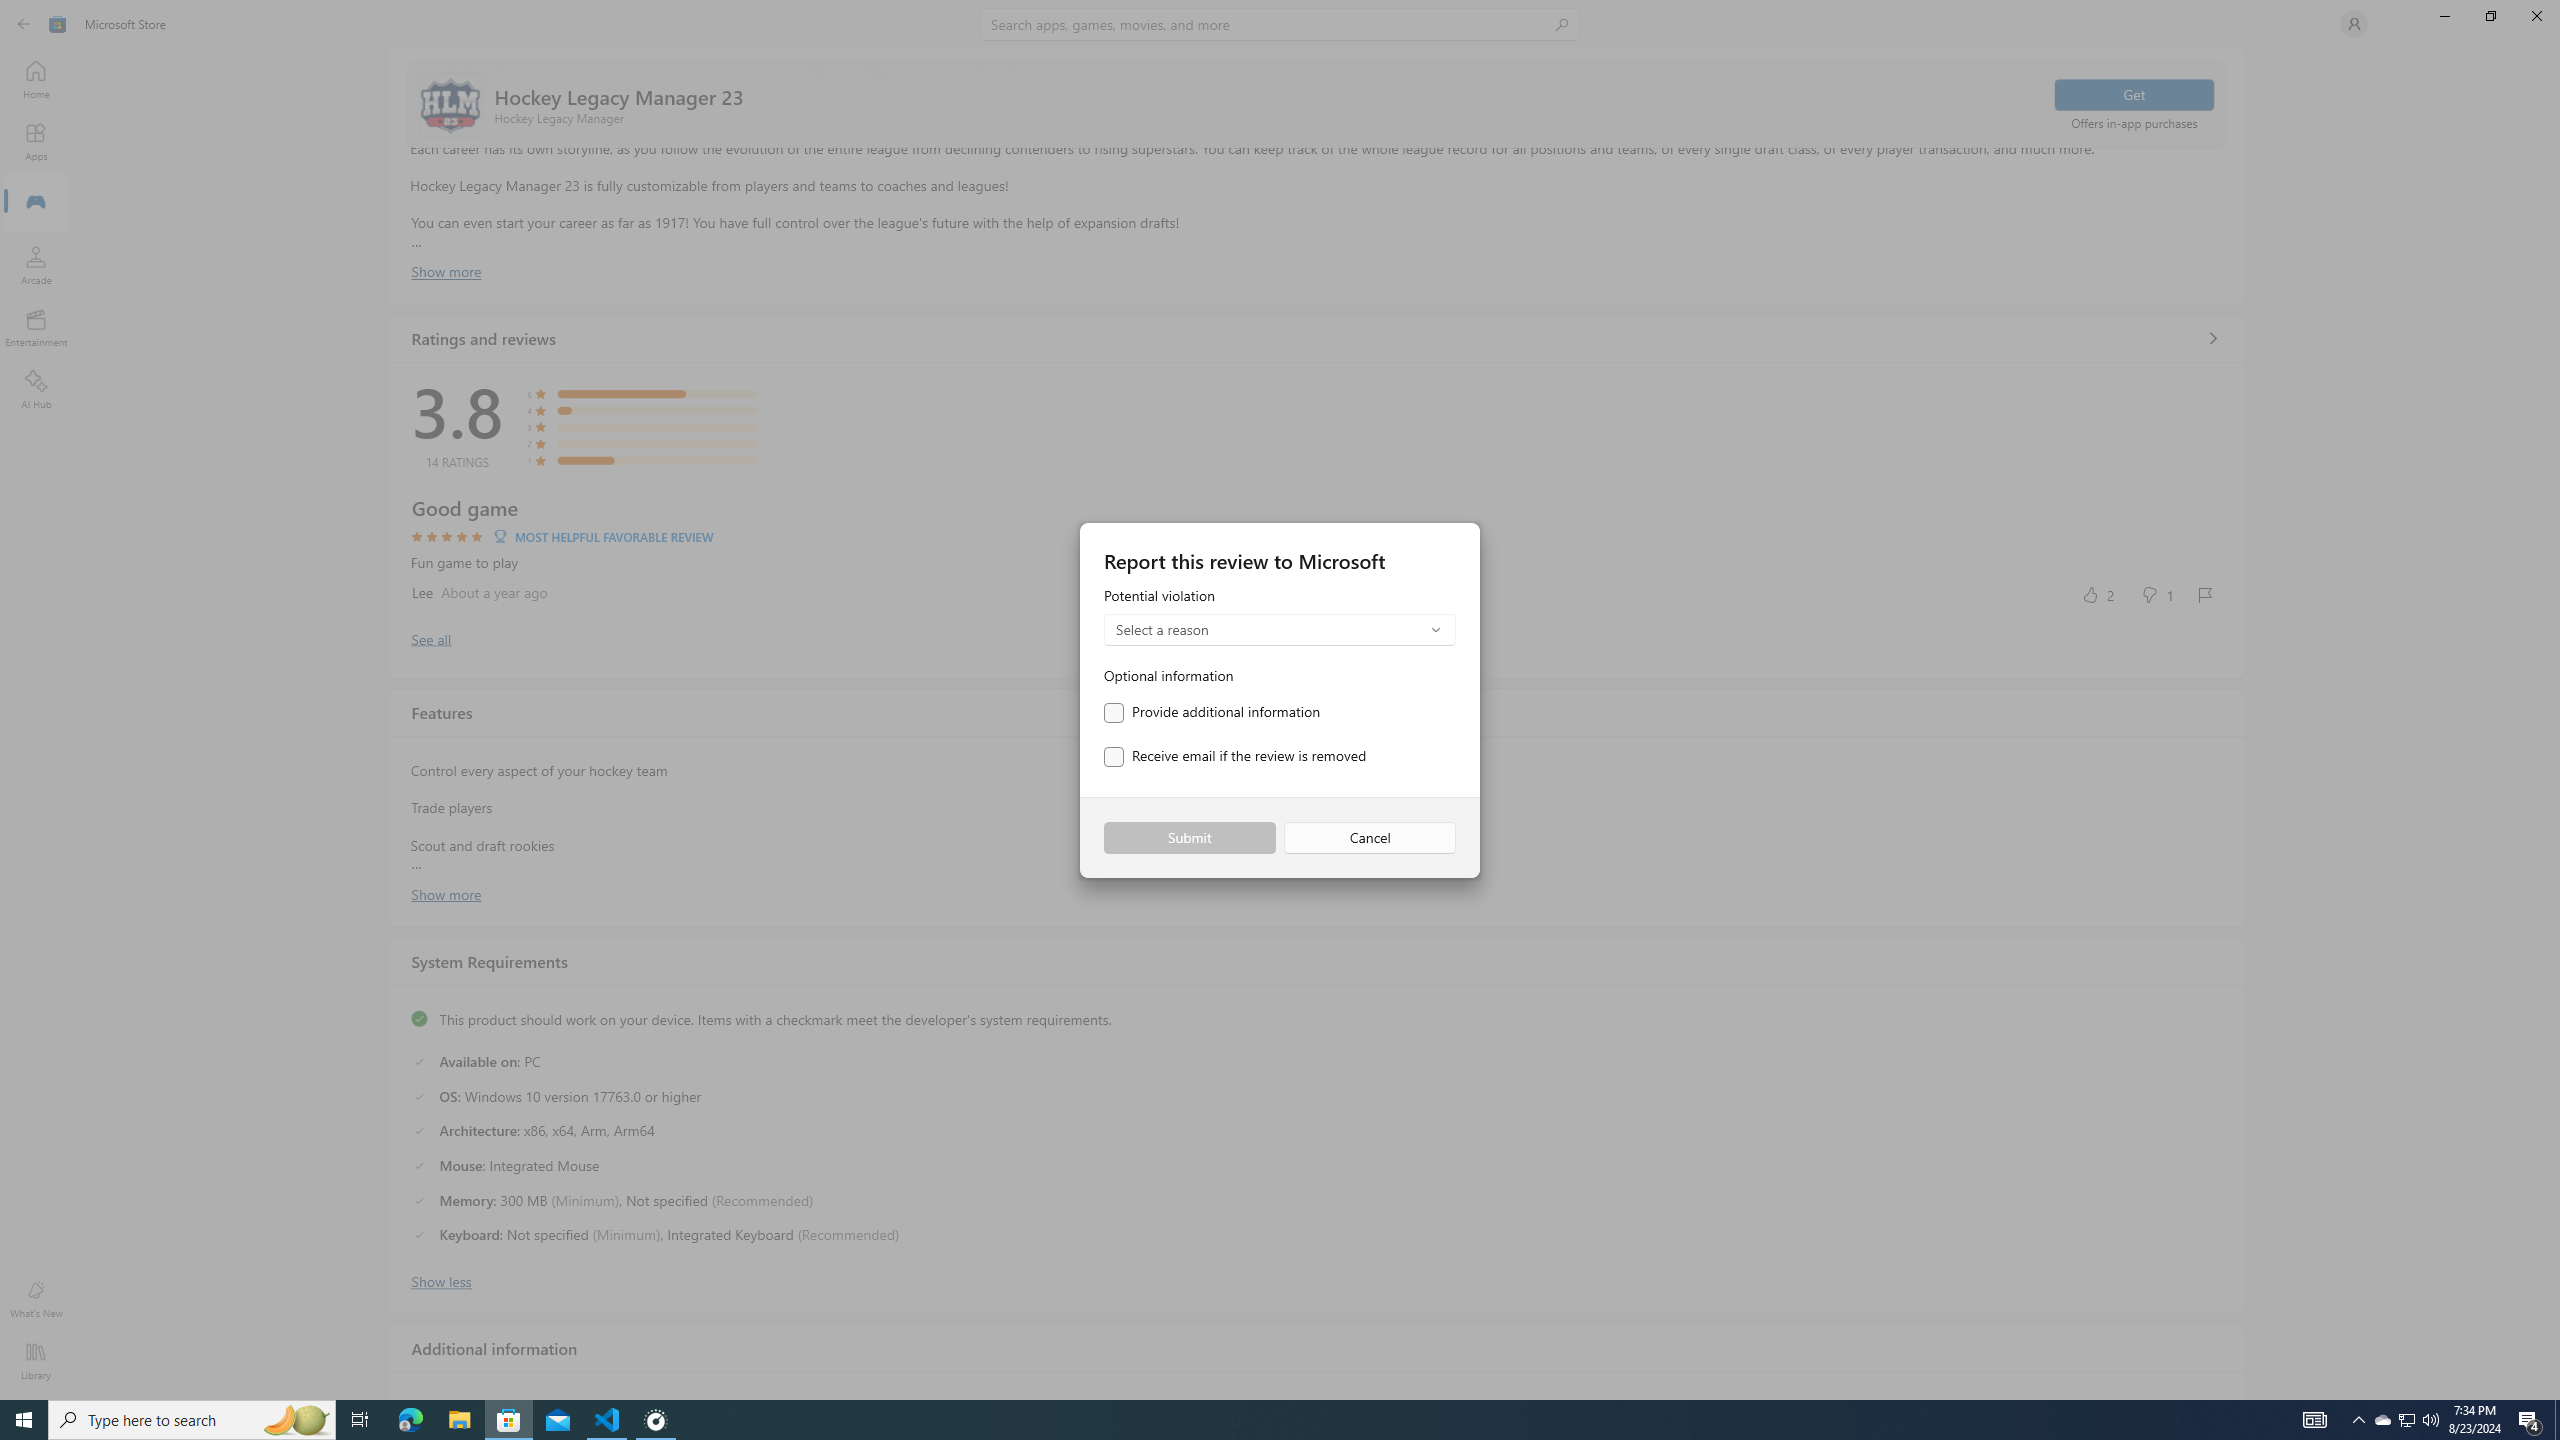 Image resolution: width=2560 pixels, height=1440 pixels. I want to click on 'Show less', so click(440, 1279).